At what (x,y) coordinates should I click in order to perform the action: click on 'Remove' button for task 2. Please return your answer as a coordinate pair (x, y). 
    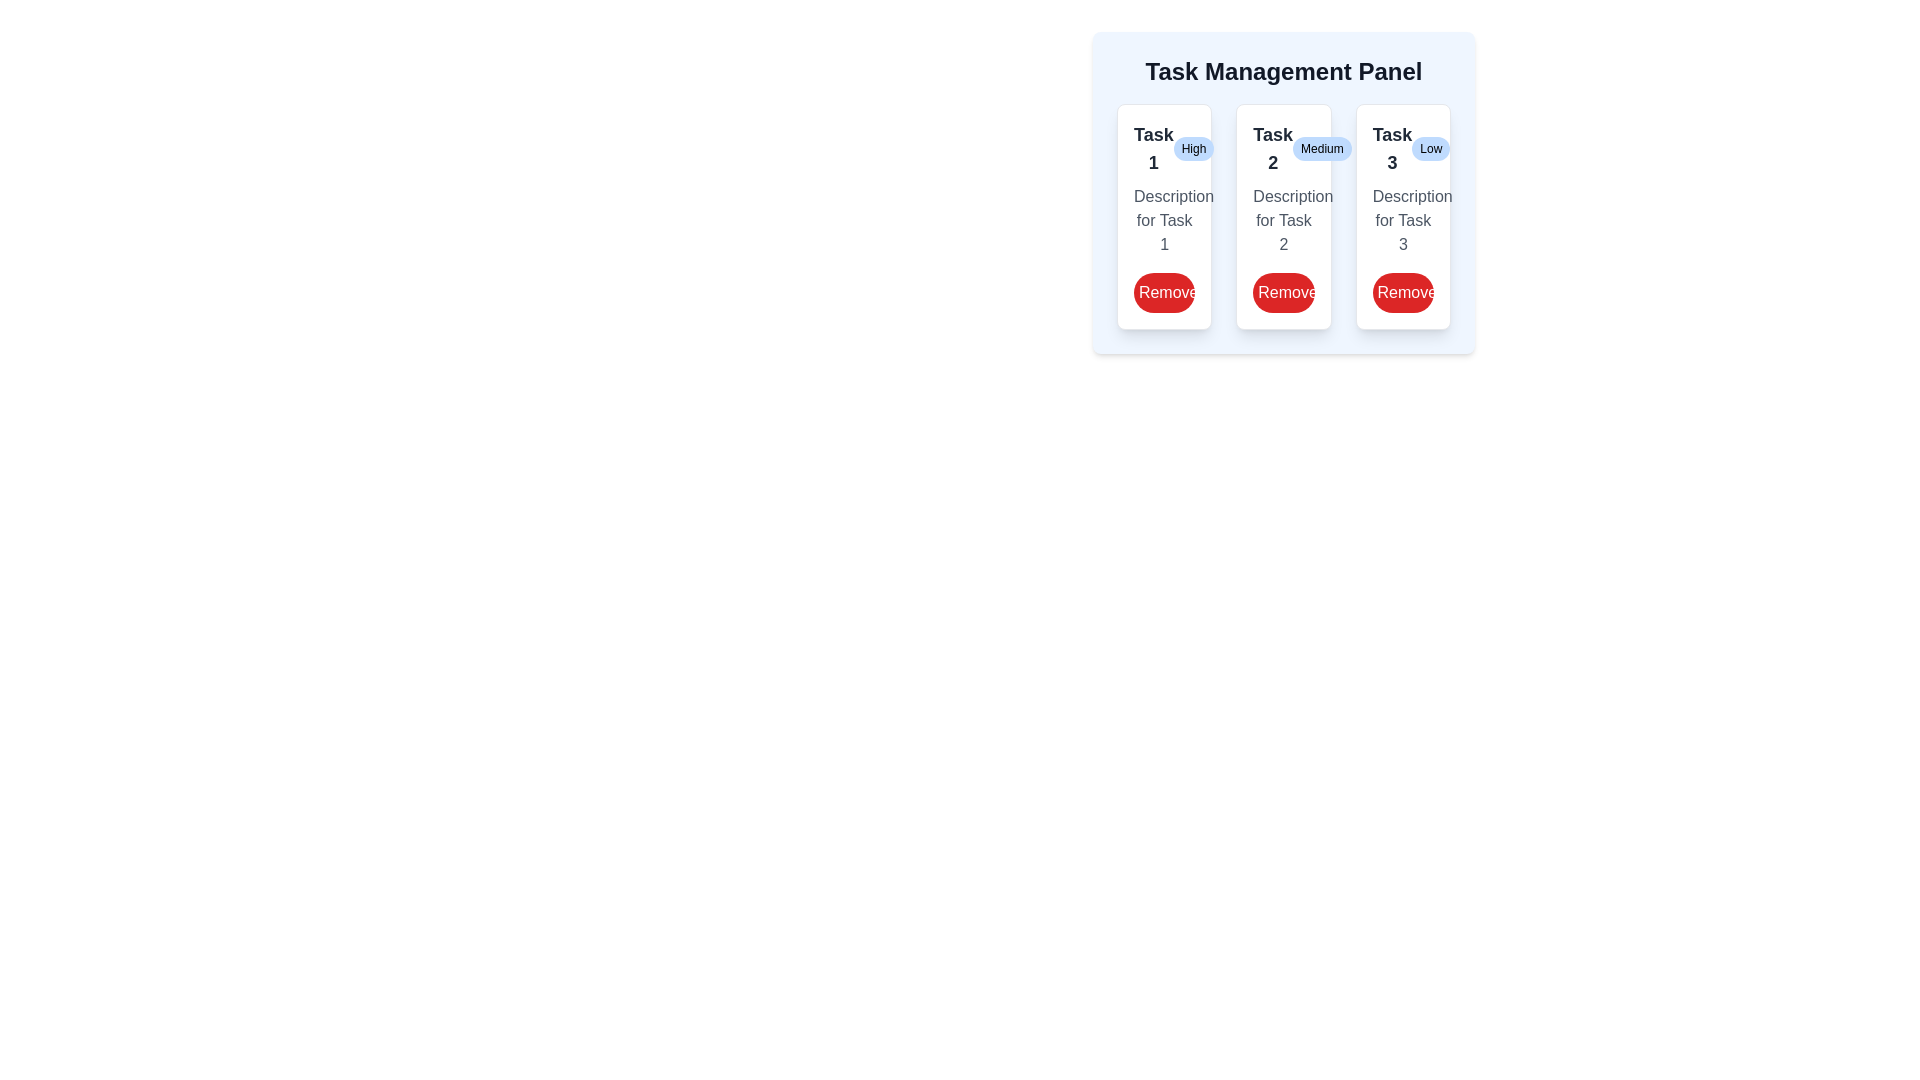
    Looking at the image, I should click on (1283, 293).